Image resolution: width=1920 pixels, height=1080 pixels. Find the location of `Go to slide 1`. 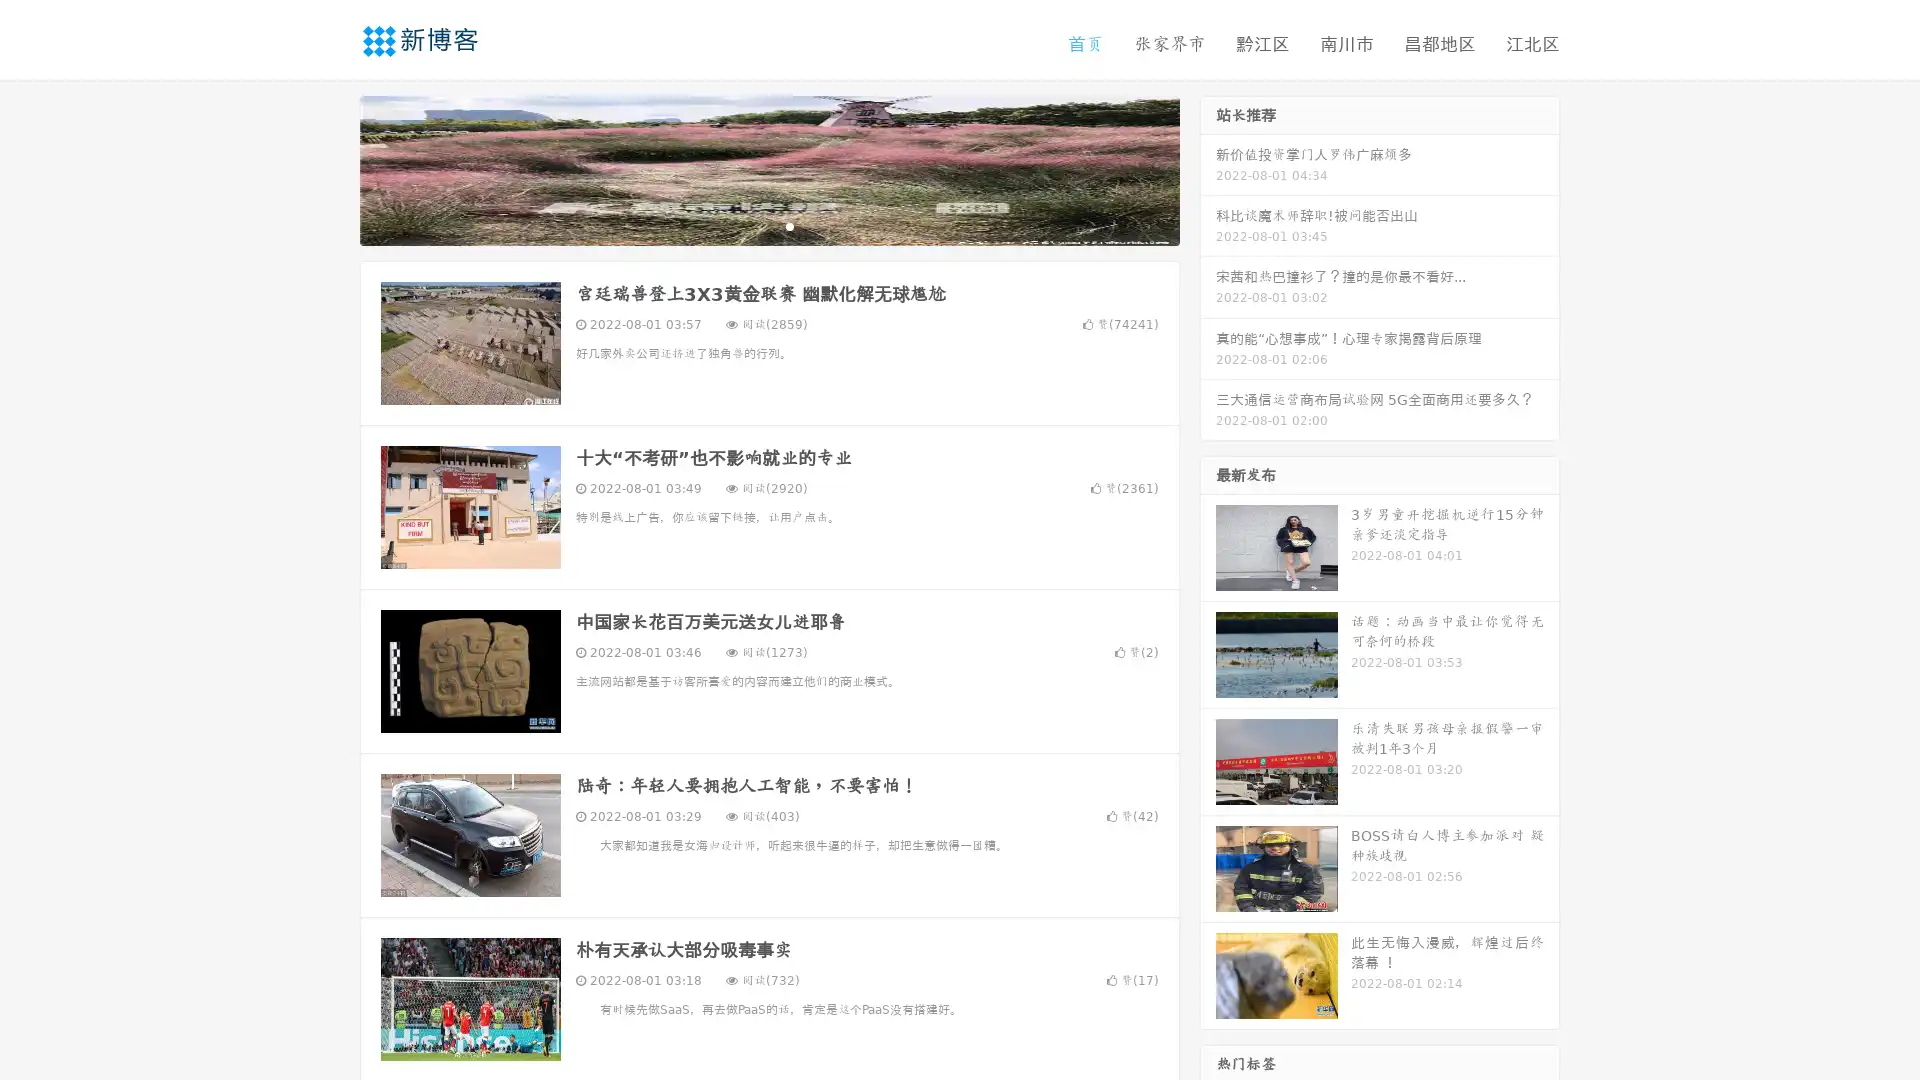

Go to slide 1 is located at coordinates (748, 225).